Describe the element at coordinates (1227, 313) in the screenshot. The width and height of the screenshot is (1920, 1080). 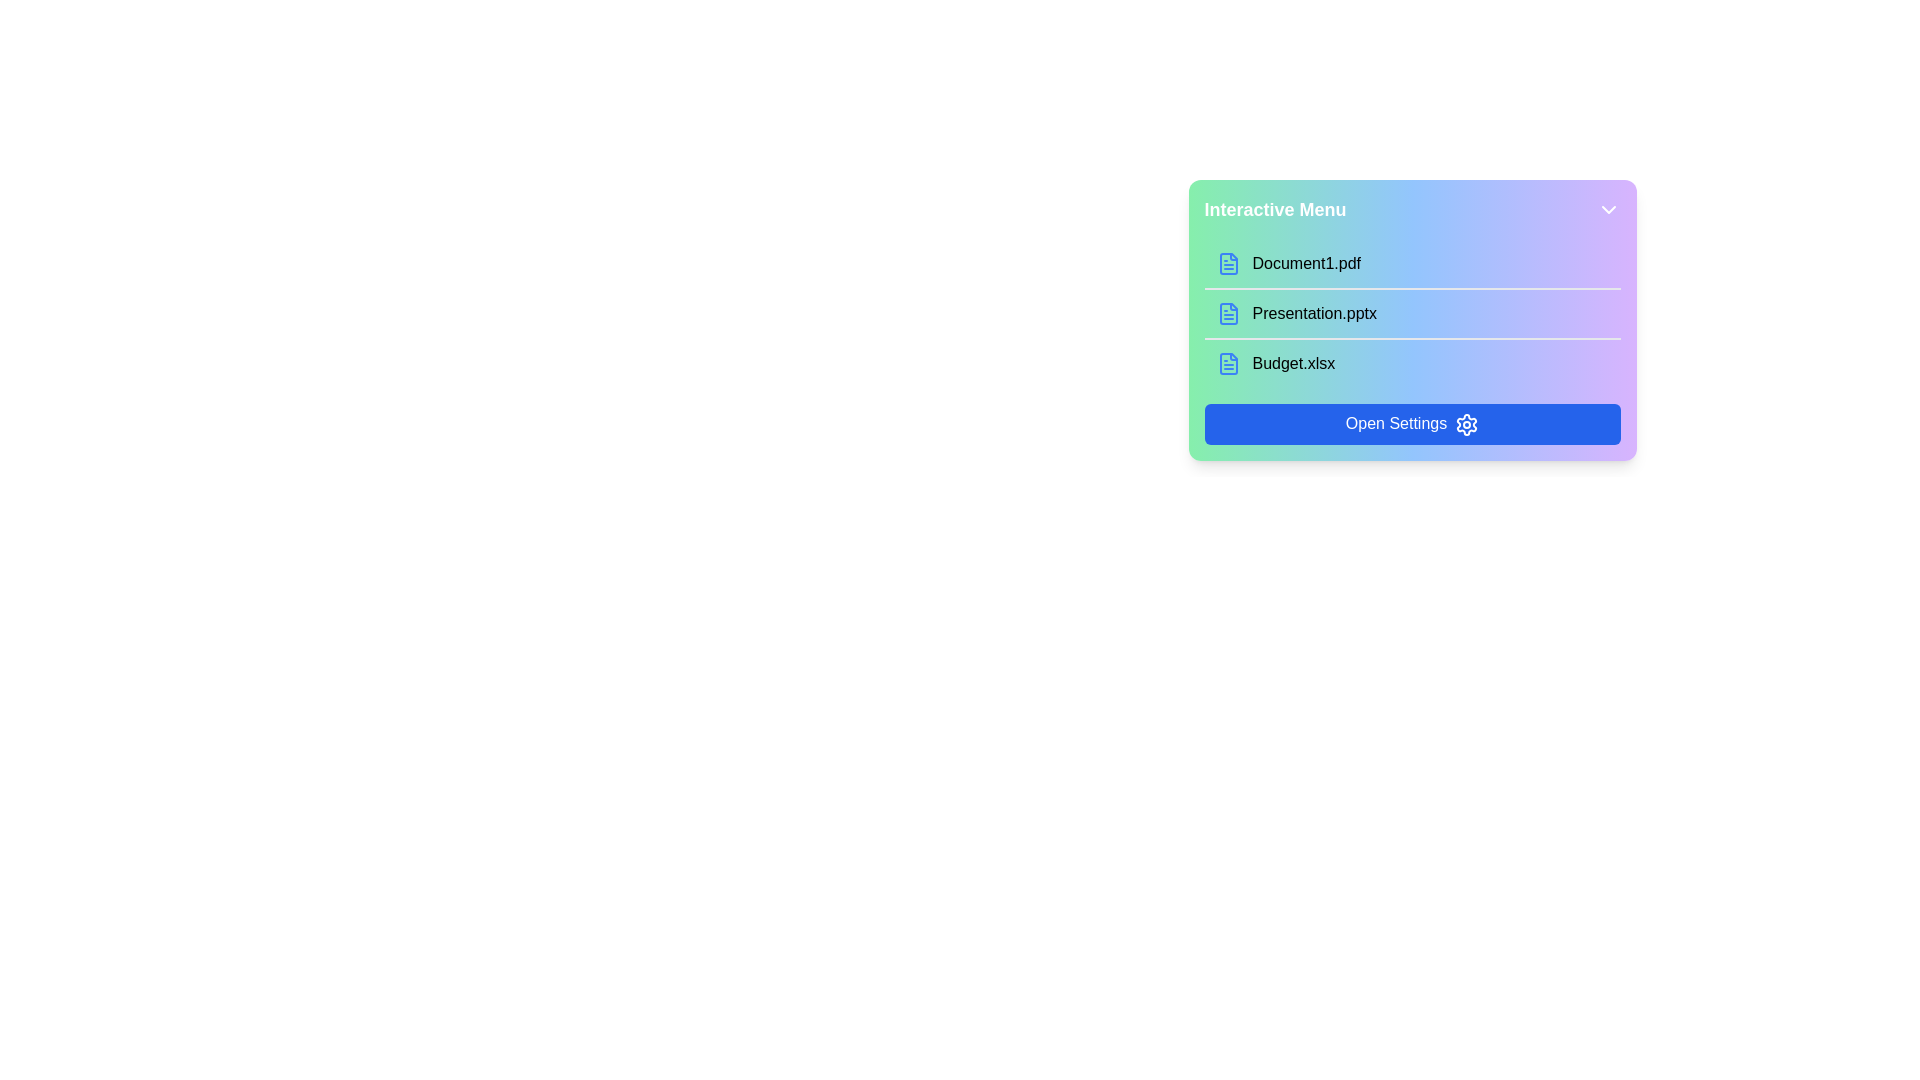
I see `the small blue document-like icon representing 'Presentation.pptx' located to the left of the text in the second list item of the 'Interactive Menu'` at that location.